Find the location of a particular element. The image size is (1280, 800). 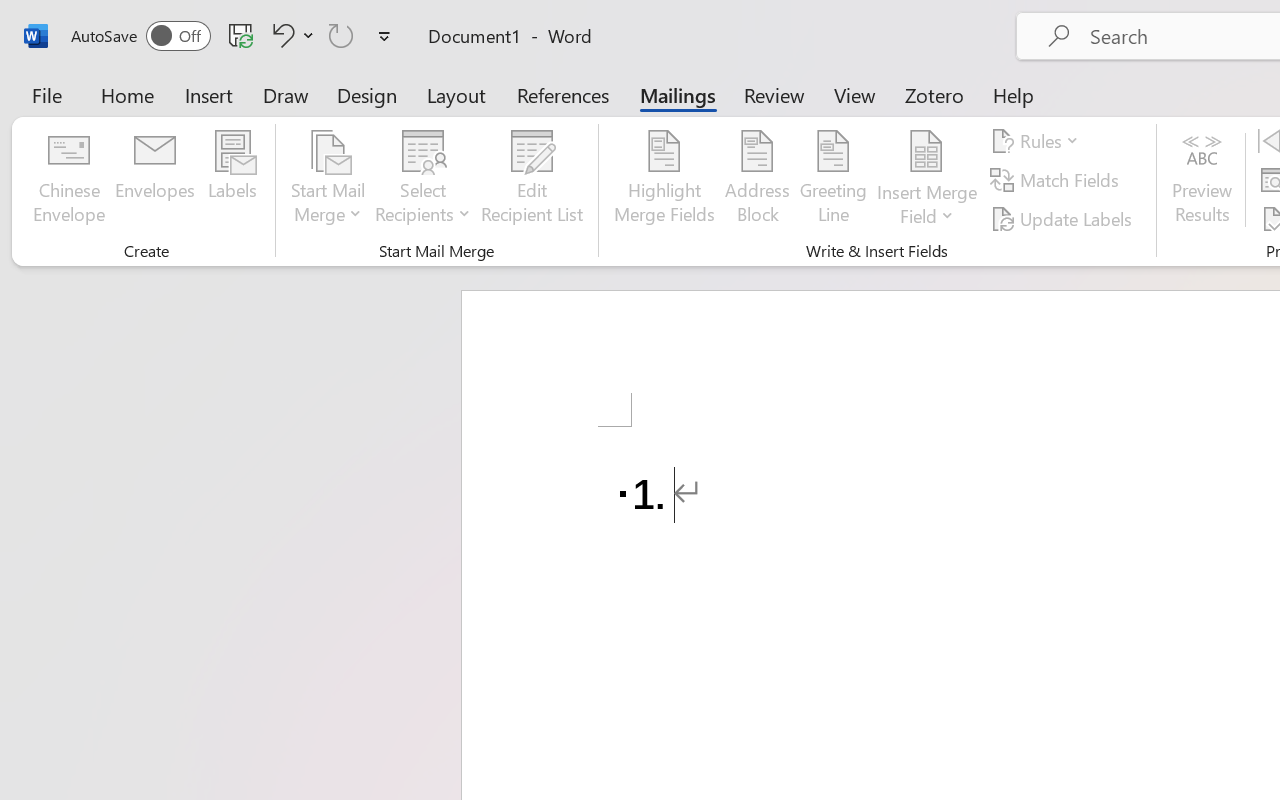

'Insert Merge Field' is located at coordinates (926, 151).